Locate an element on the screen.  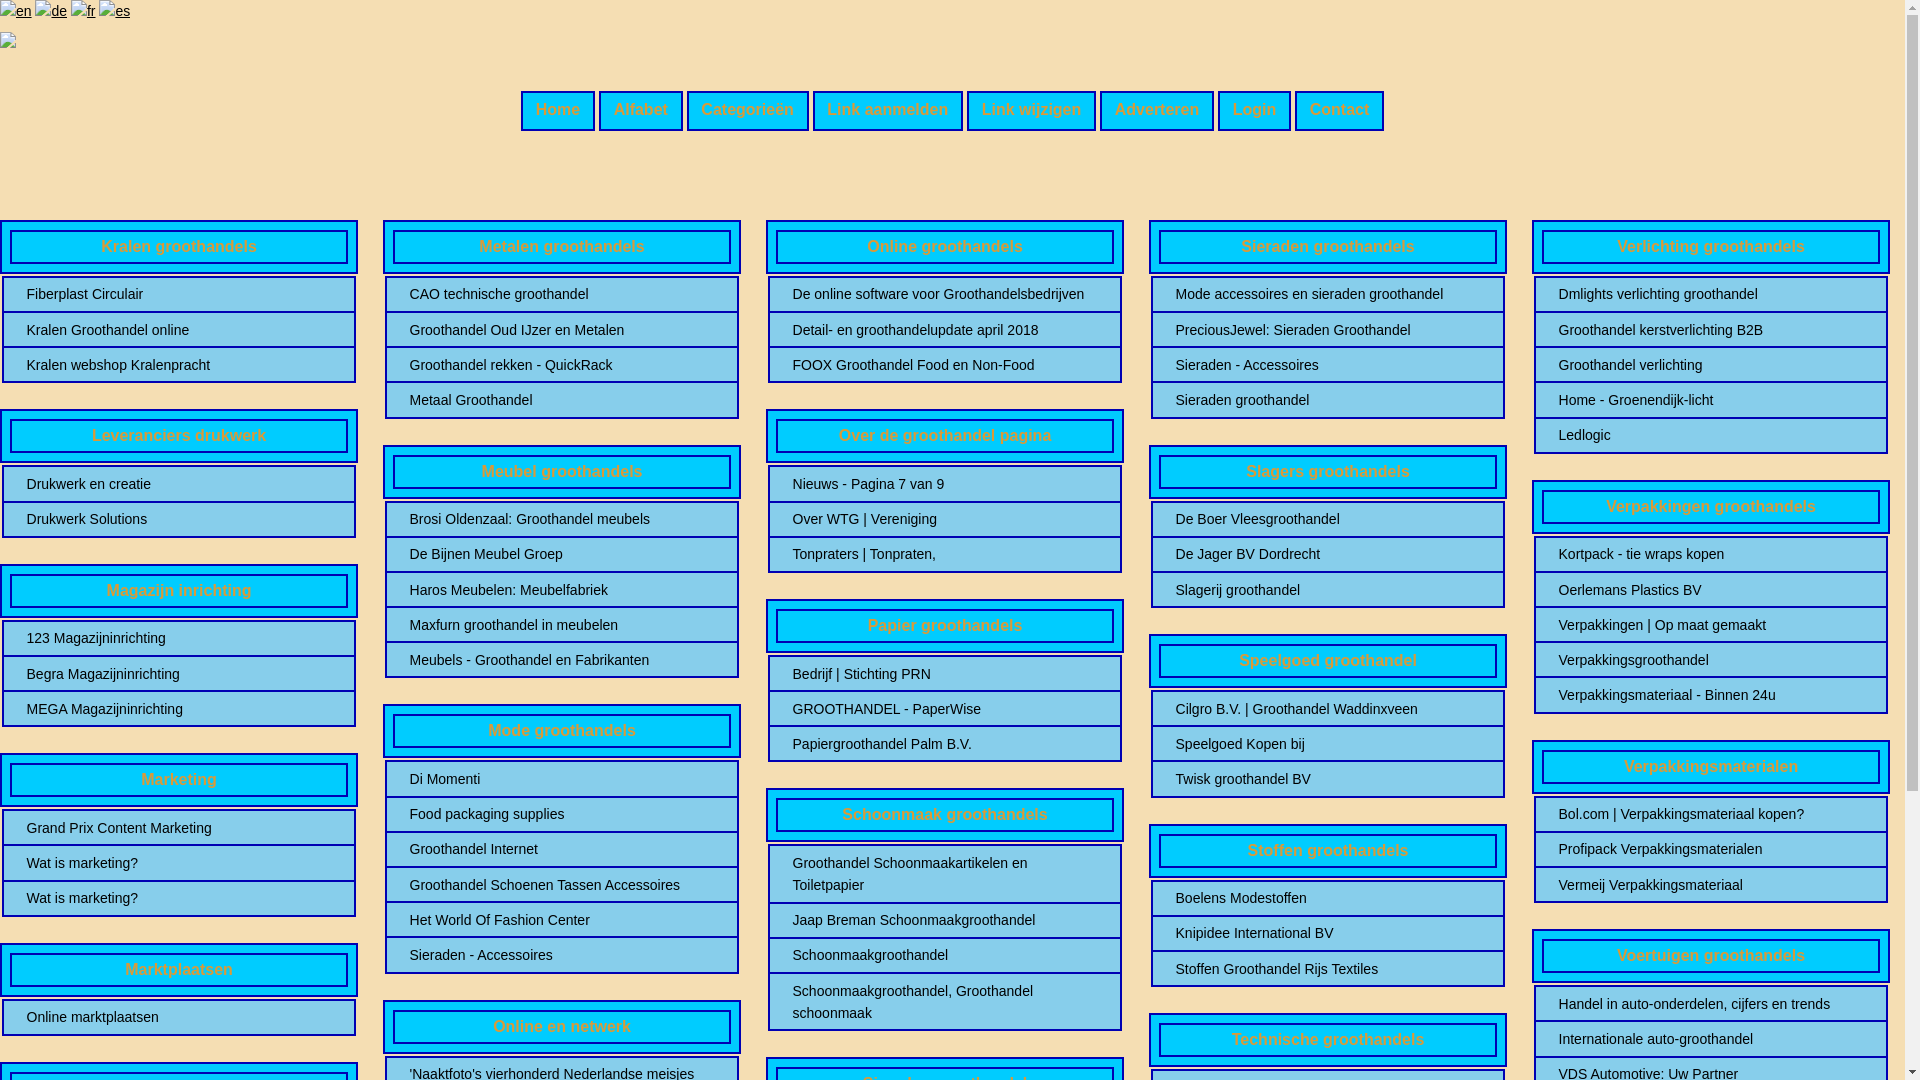
'De Jager BV Dordrecht' is located at coordinates (1328, 554).